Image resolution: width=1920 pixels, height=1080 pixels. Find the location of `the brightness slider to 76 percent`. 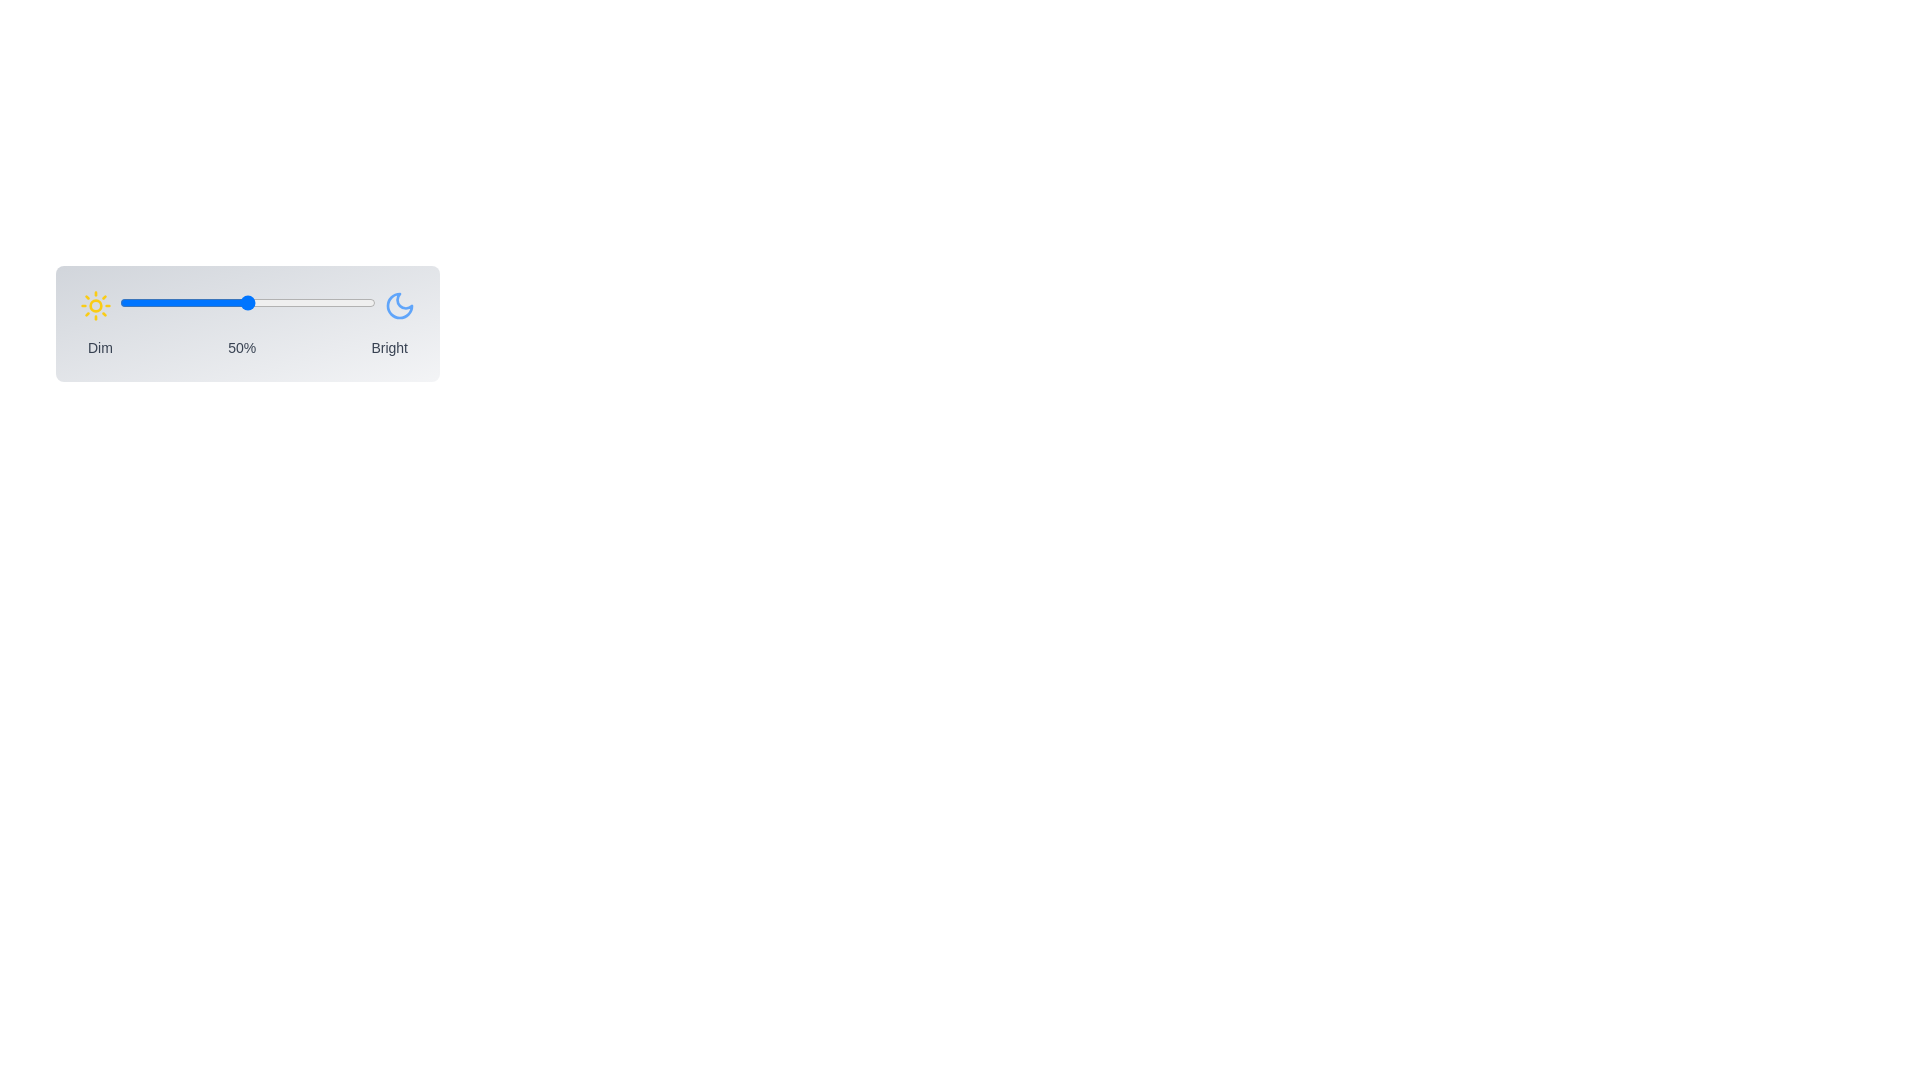

the brightness slider to 76 percent is located at coordinates (313, 303).